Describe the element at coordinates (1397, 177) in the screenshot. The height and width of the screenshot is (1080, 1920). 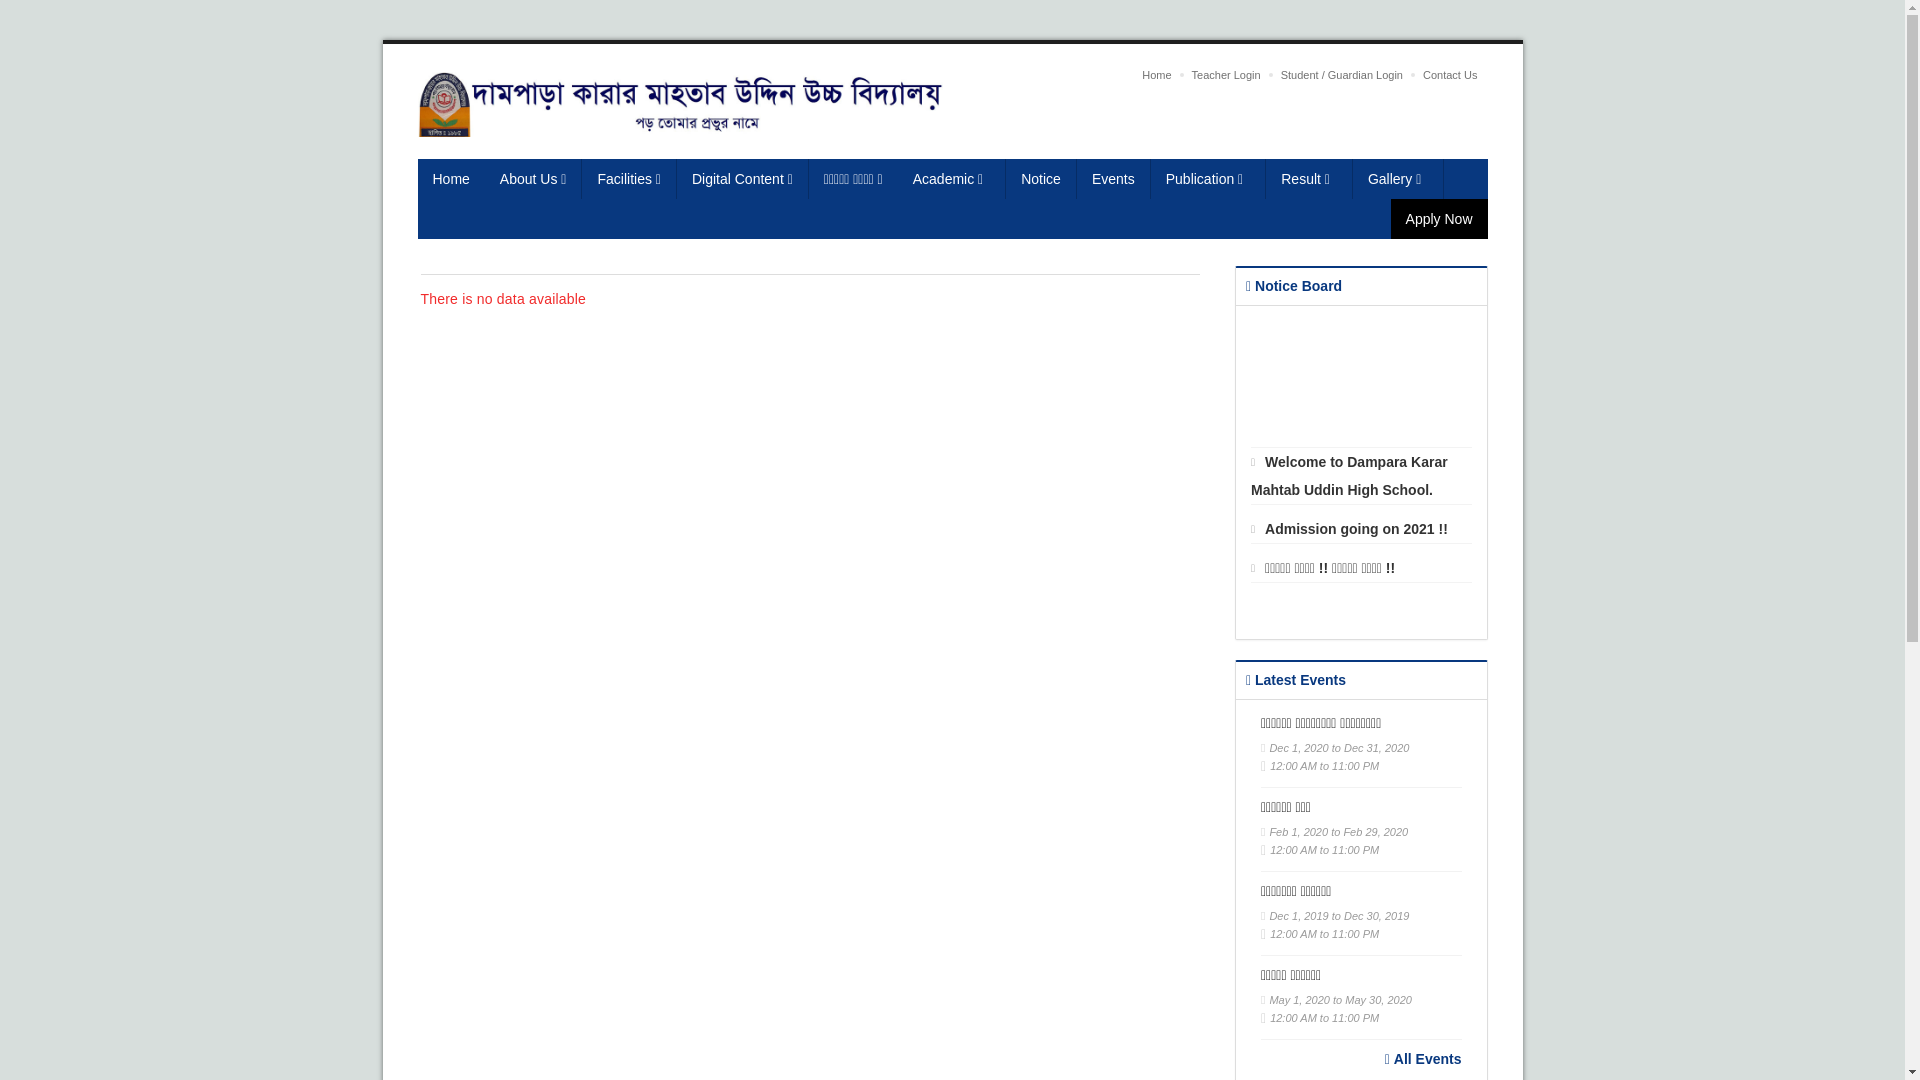
I see `'Gallery'` at that location.